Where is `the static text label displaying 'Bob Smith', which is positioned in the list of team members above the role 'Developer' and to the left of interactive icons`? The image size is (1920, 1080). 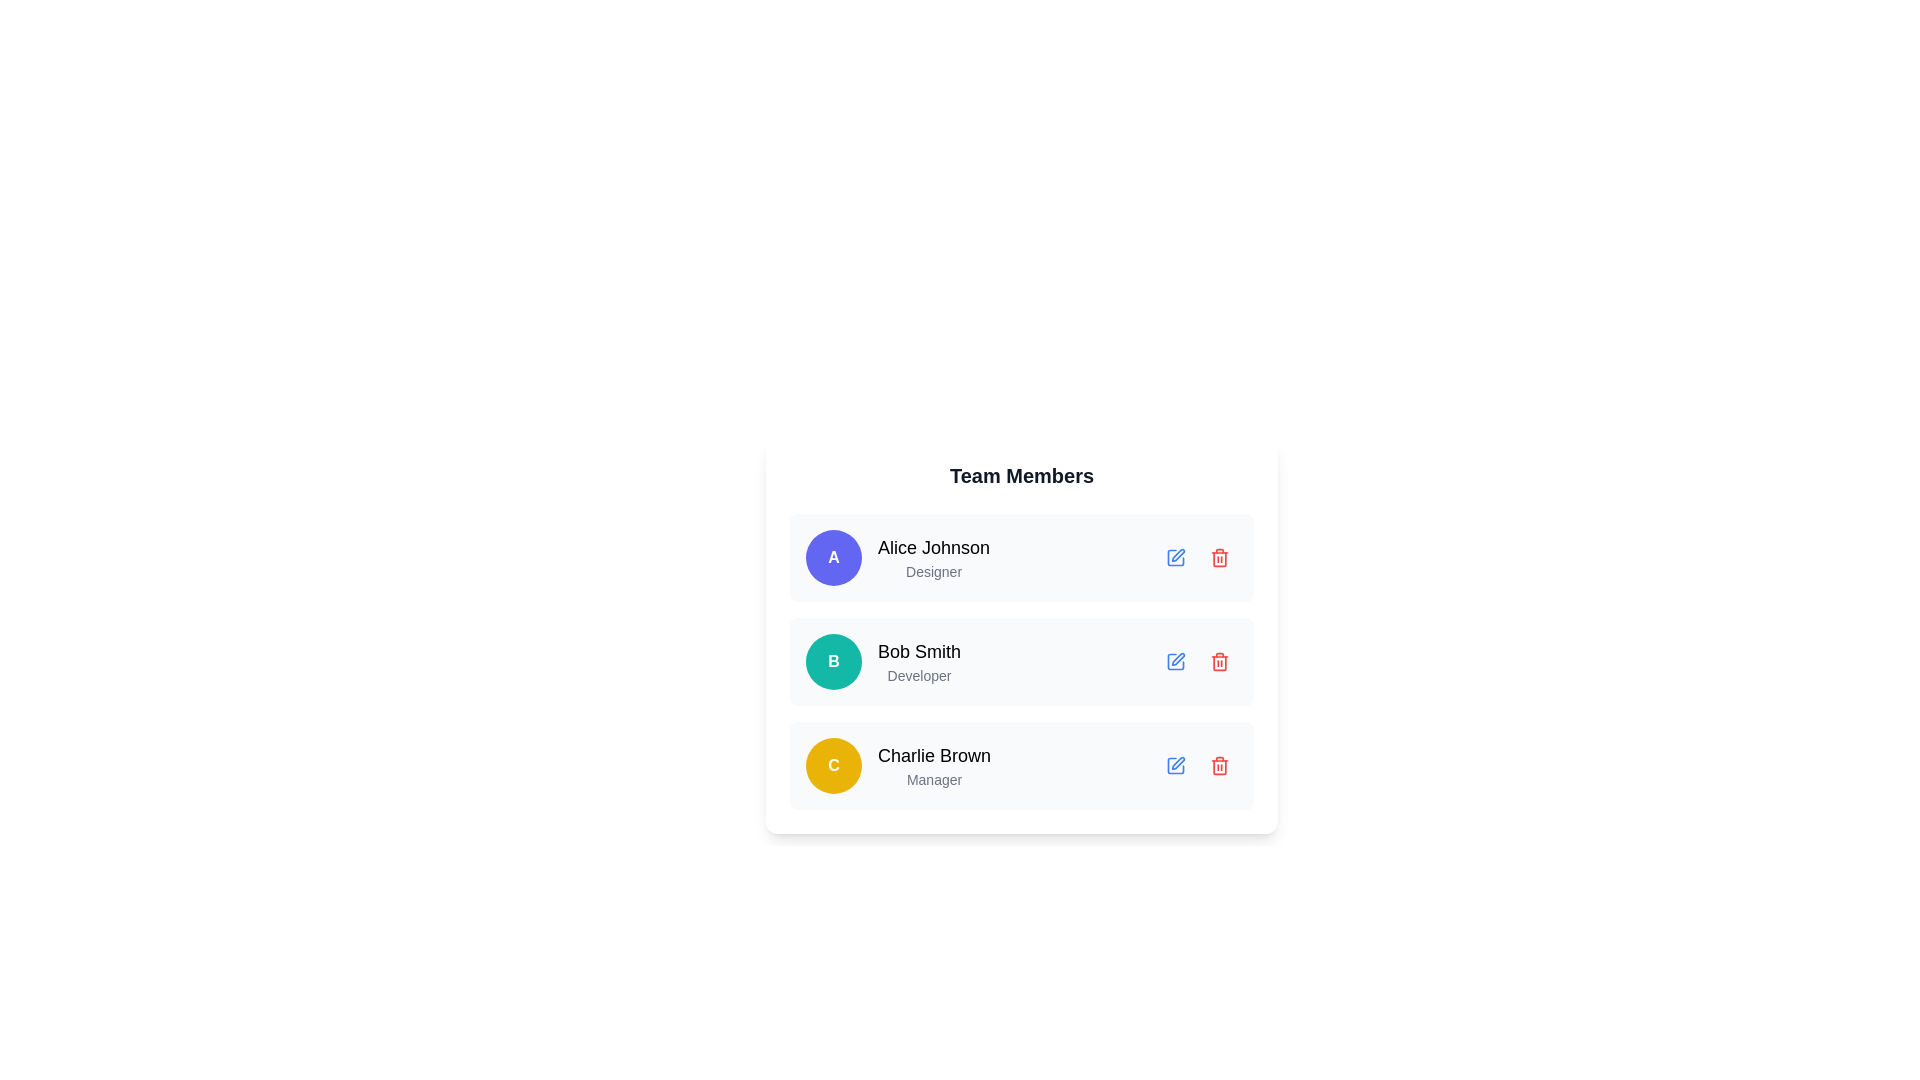 the static text label displaying 'Bob Smith', which is positioned in the list of team members above the role 'Developer' and to the left of interactive icons is located at coordinates (918, 651).